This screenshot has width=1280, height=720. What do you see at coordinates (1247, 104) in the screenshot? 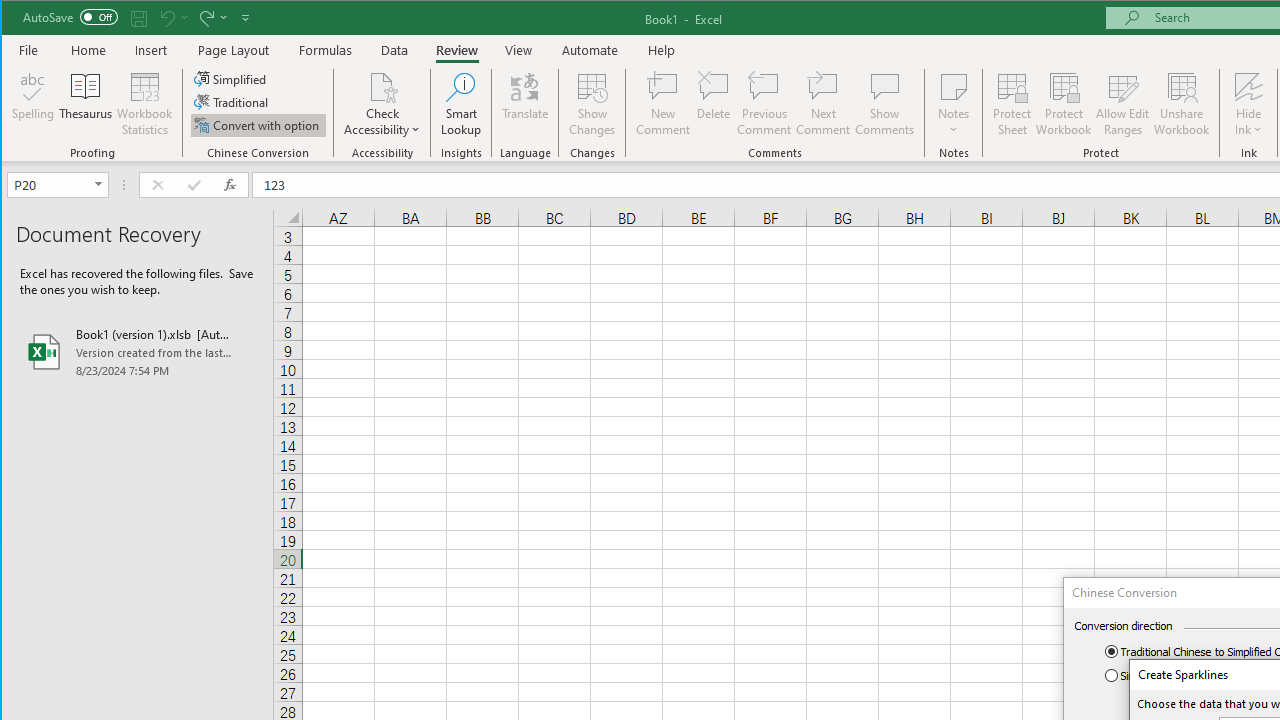
I see `'Hide Ink'` at bounding box center [1247, 104].